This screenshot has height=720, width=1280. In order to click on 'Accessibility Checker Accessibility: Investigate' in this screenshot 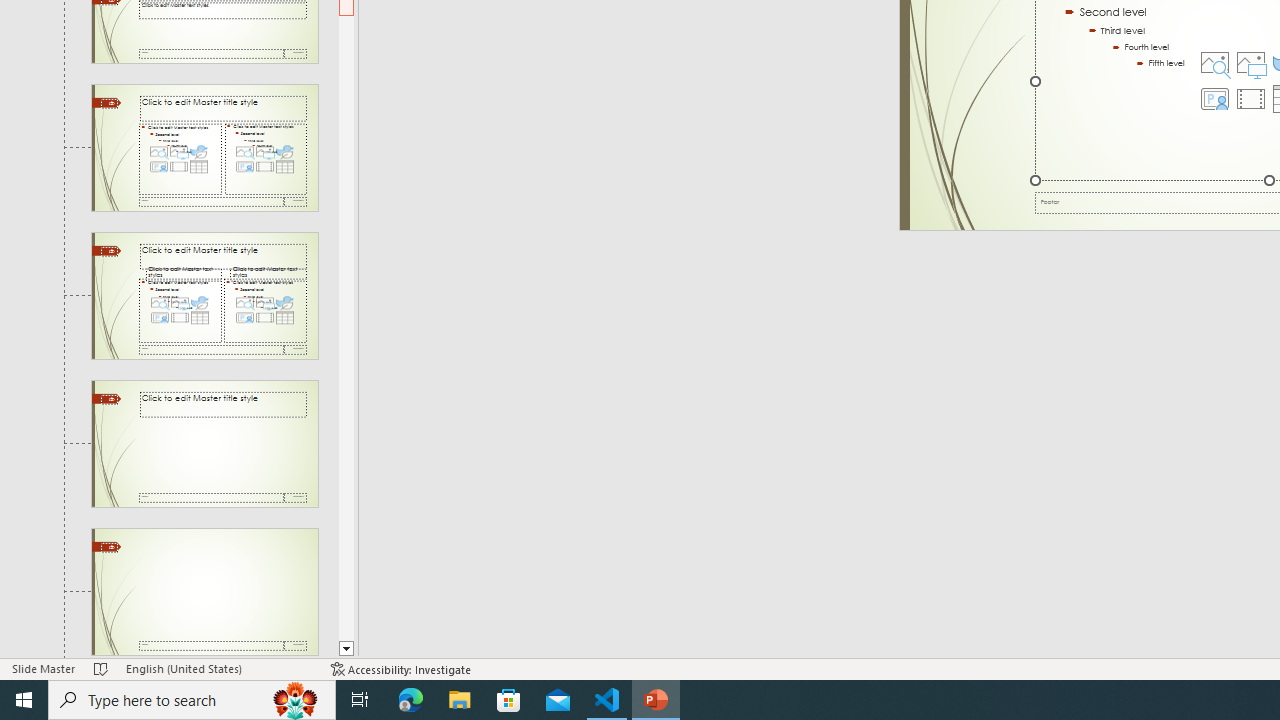, I will do `click(400, 669)`.